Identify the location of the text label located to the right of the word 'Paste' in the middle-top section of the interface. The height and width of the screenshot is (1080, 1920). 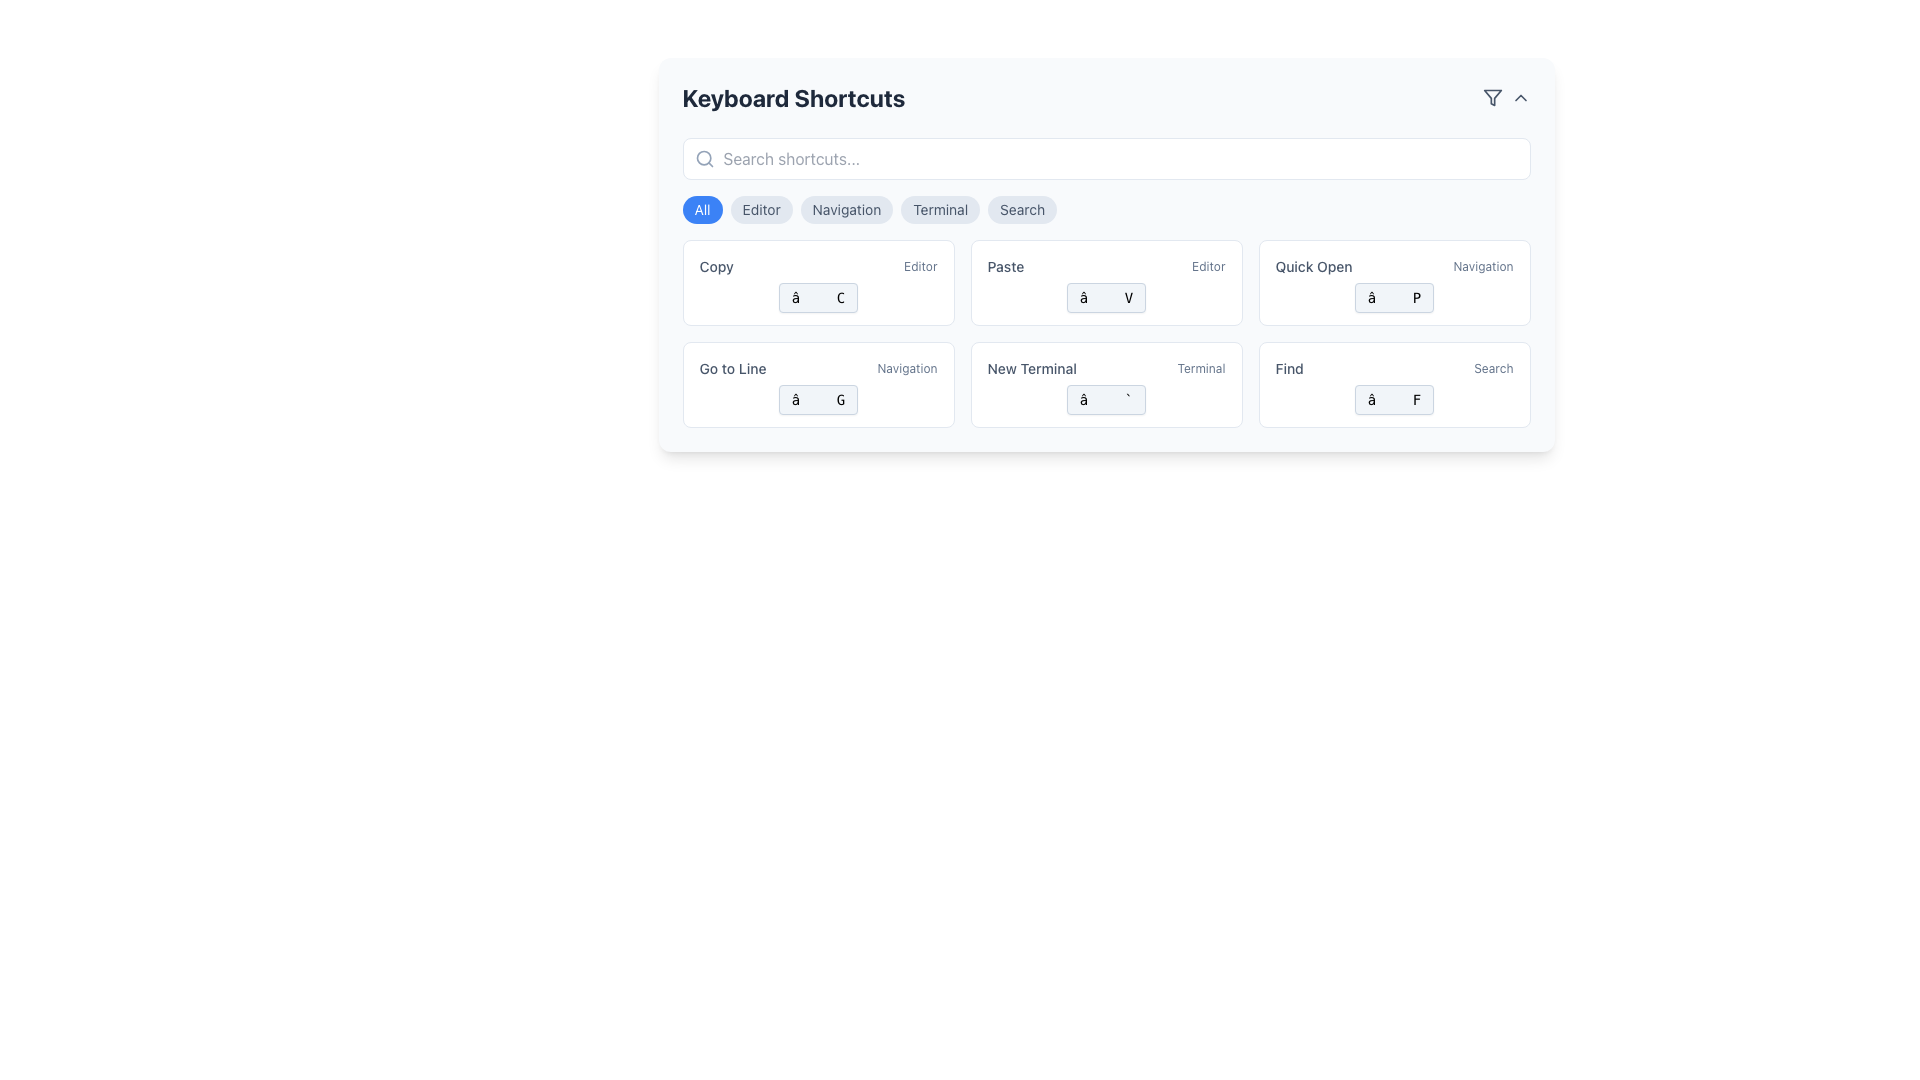
(1207, 265).